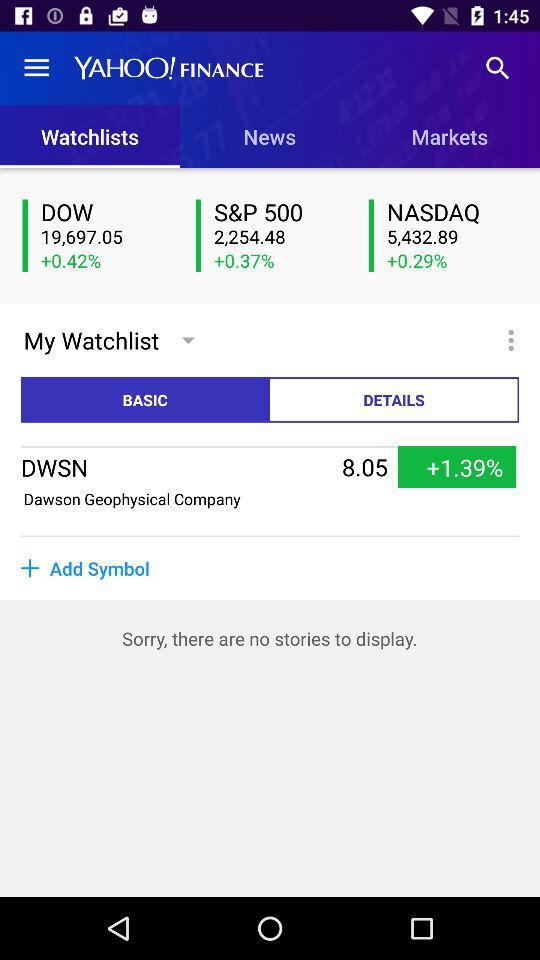 This screenshot has width=540, height=960. What do you see at coordinates (457, 467) in the screenshot?
I see `item next to the 8.05 icon` at bounding box center [457, 467].